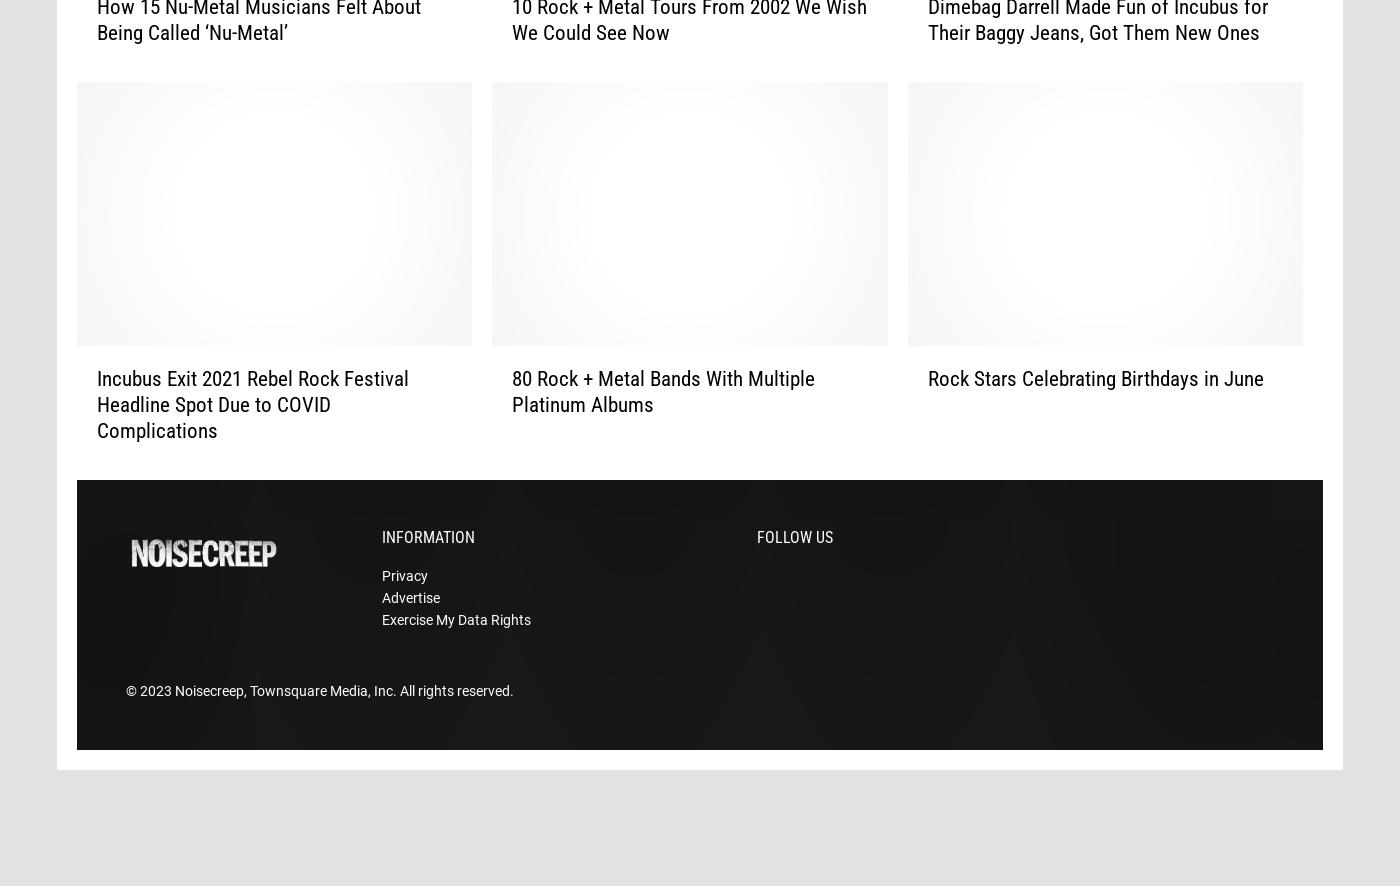  What do you see at coordinates (795, 568) in the screenshot?
I see `'Follow Us'` at bounding box center [795, 568].